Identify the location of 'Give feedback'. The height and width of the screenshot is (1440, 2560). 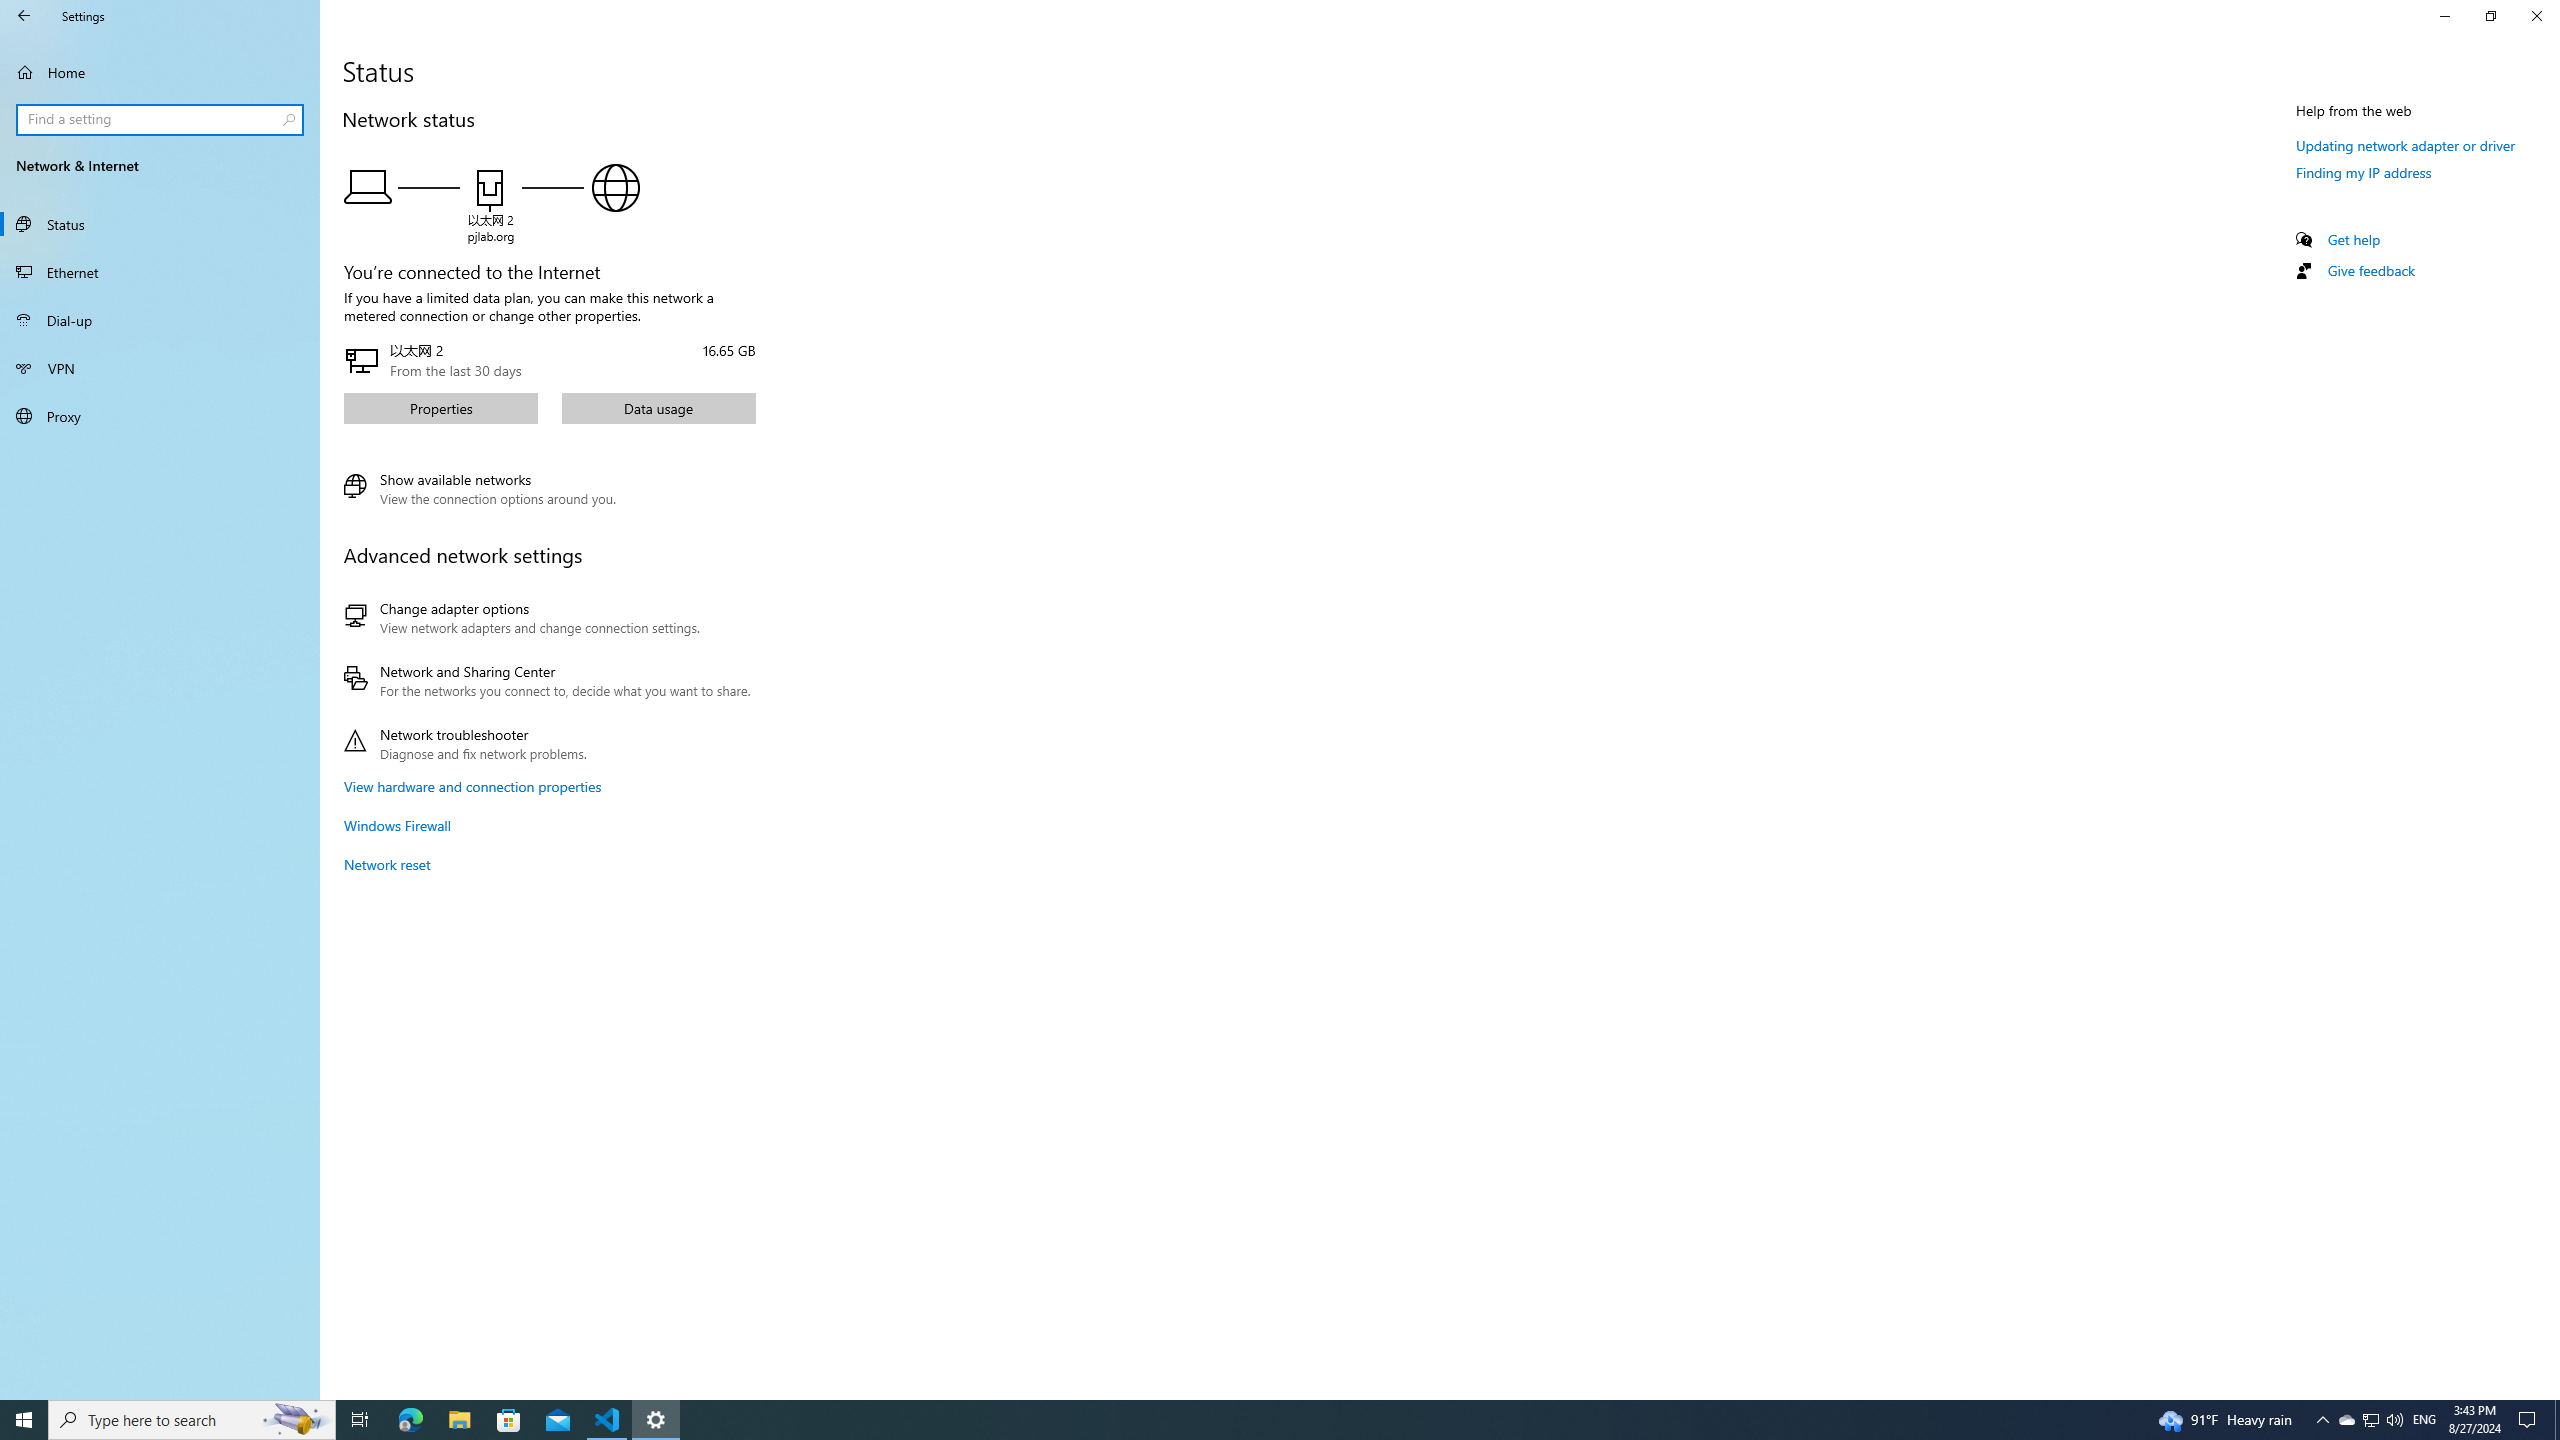
(2369, 269).